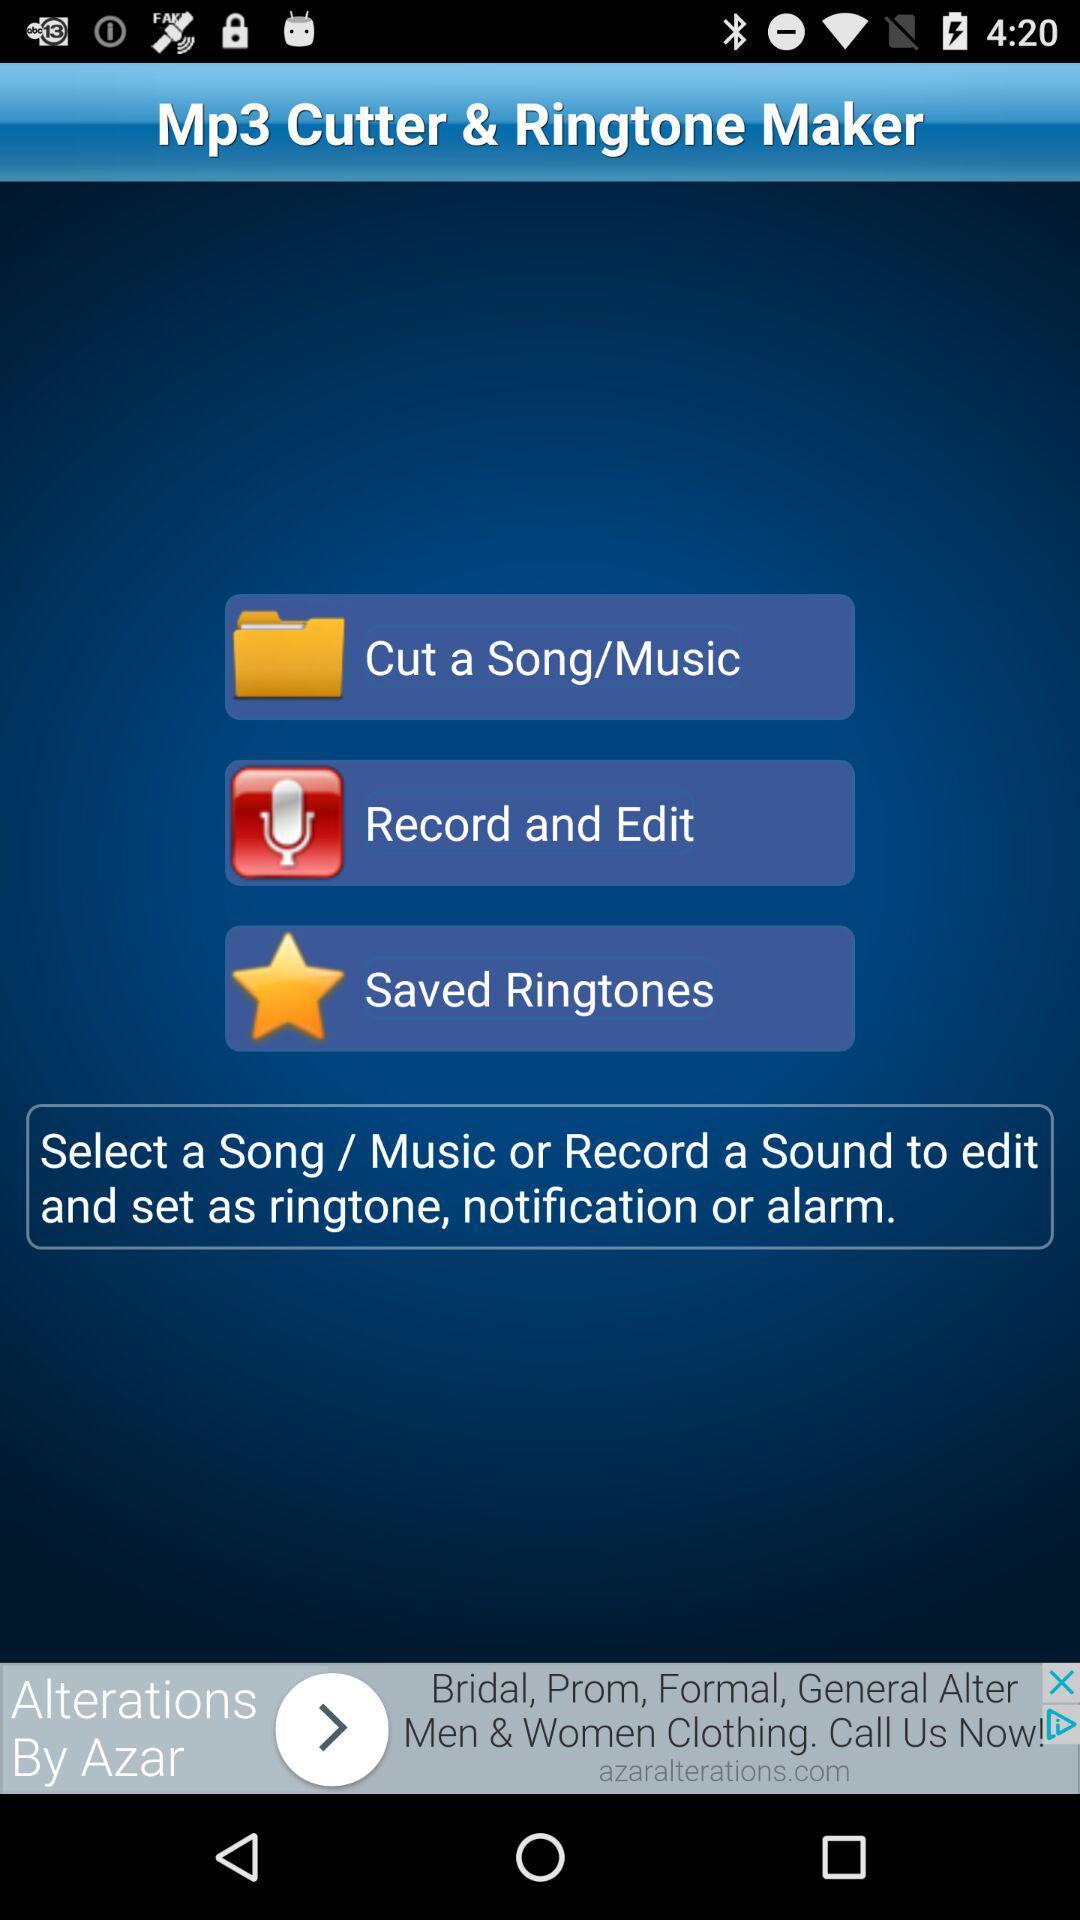 The width and height of the screenshot is (1080, 1920). Describe the element at coordinates (288, 822) in the screenshot. I see `record the thing in question` at that location.